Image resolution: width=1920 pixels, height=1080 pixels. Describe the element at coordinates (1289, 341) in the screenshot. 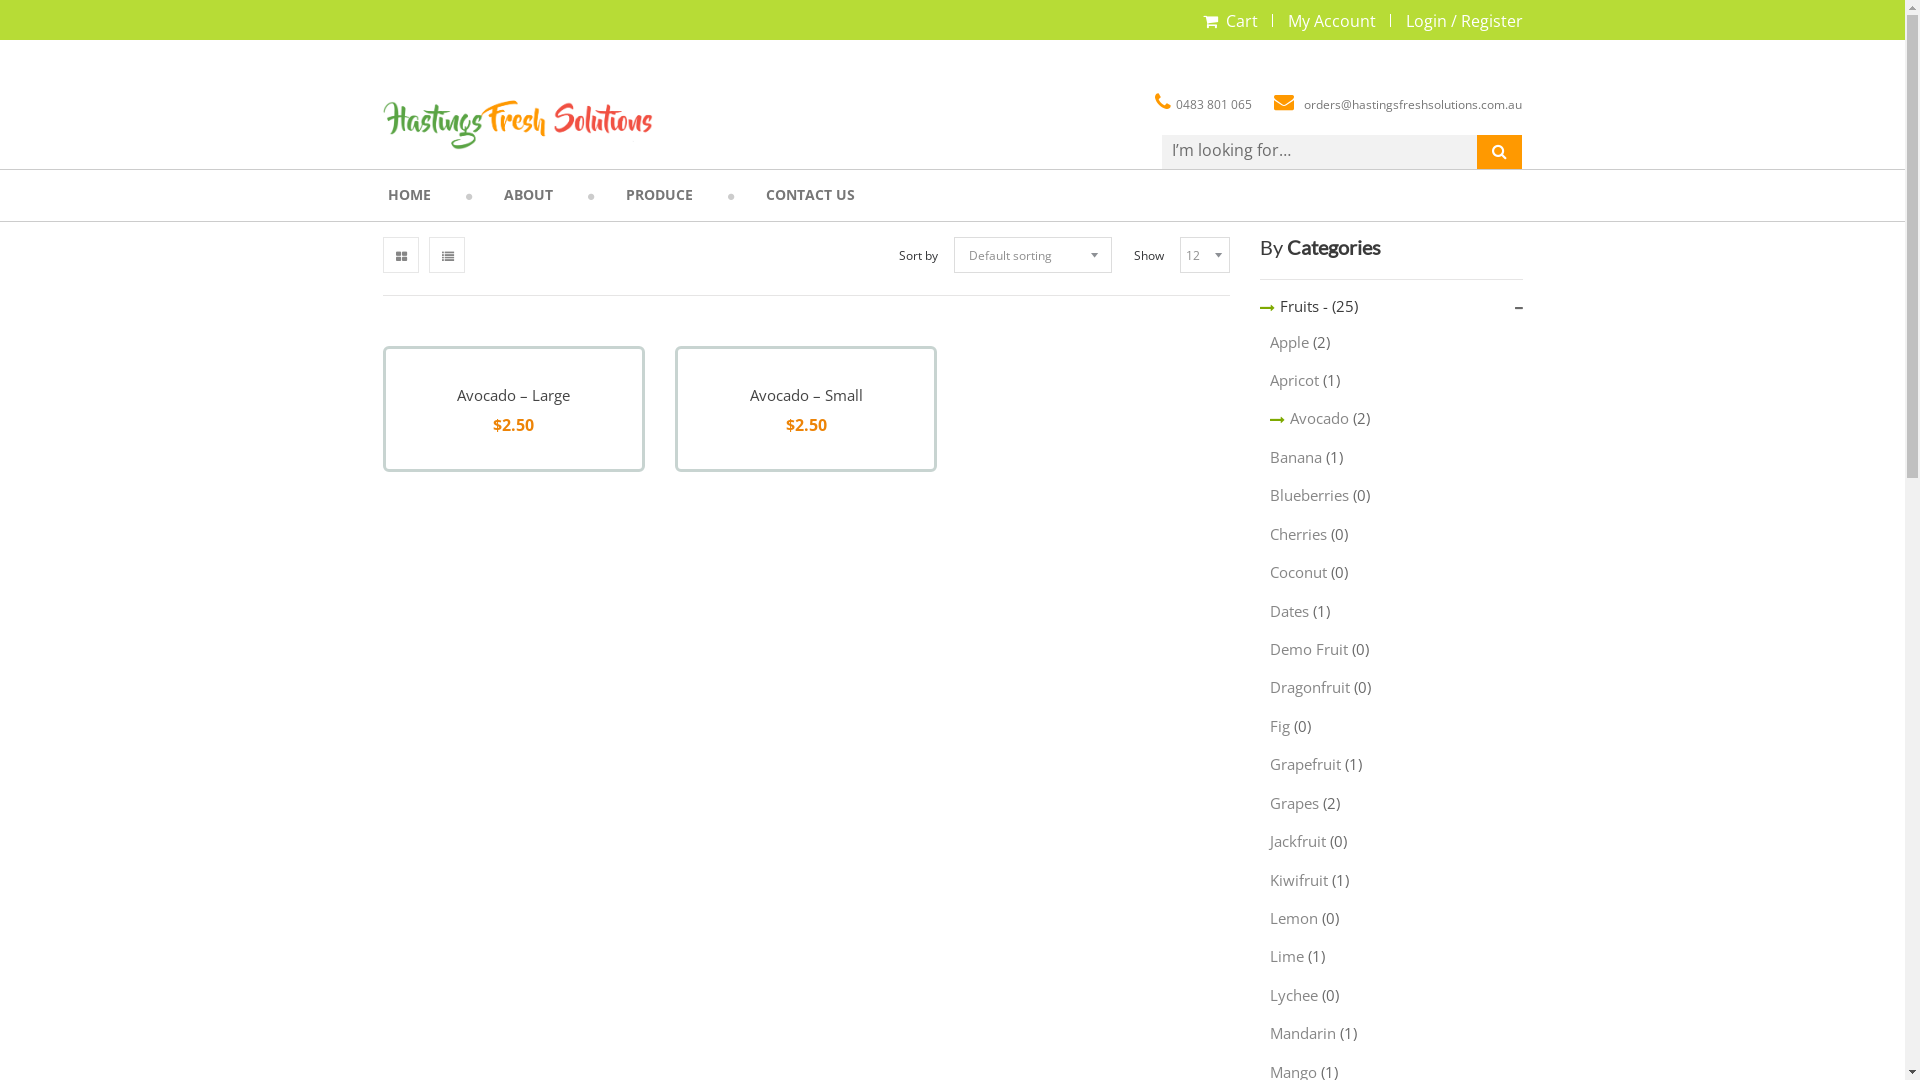

I see `'Apple'` at that location.